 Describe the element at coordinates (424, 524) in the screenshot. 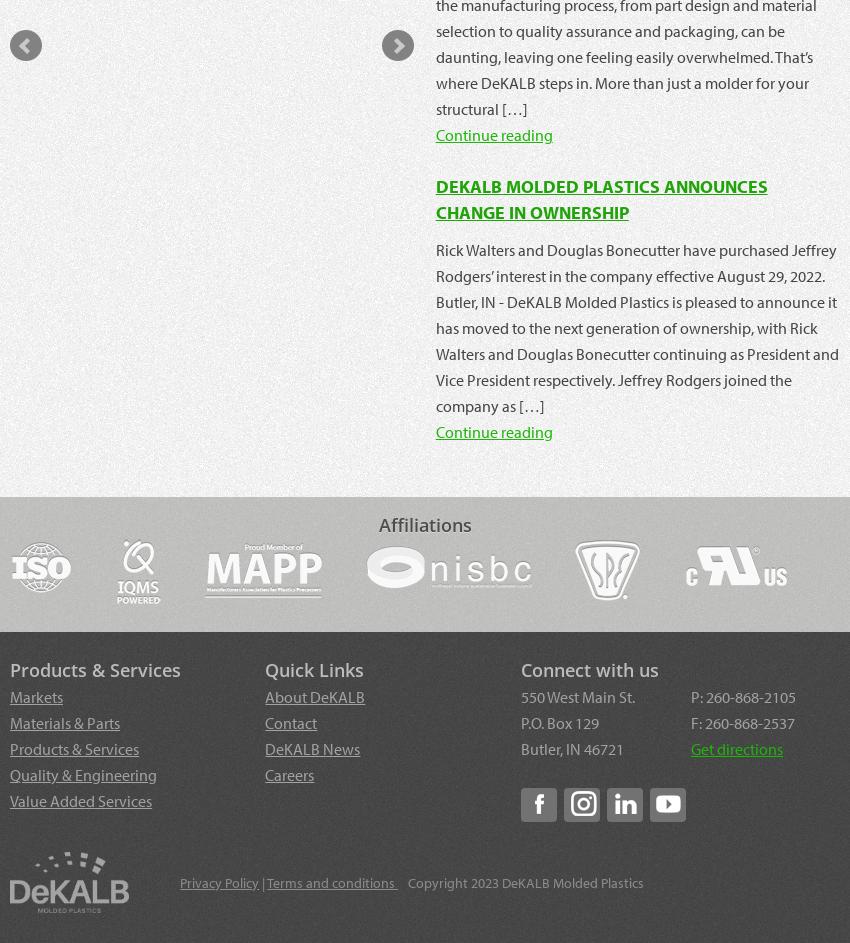

I see `'Affiliations'` at that location.